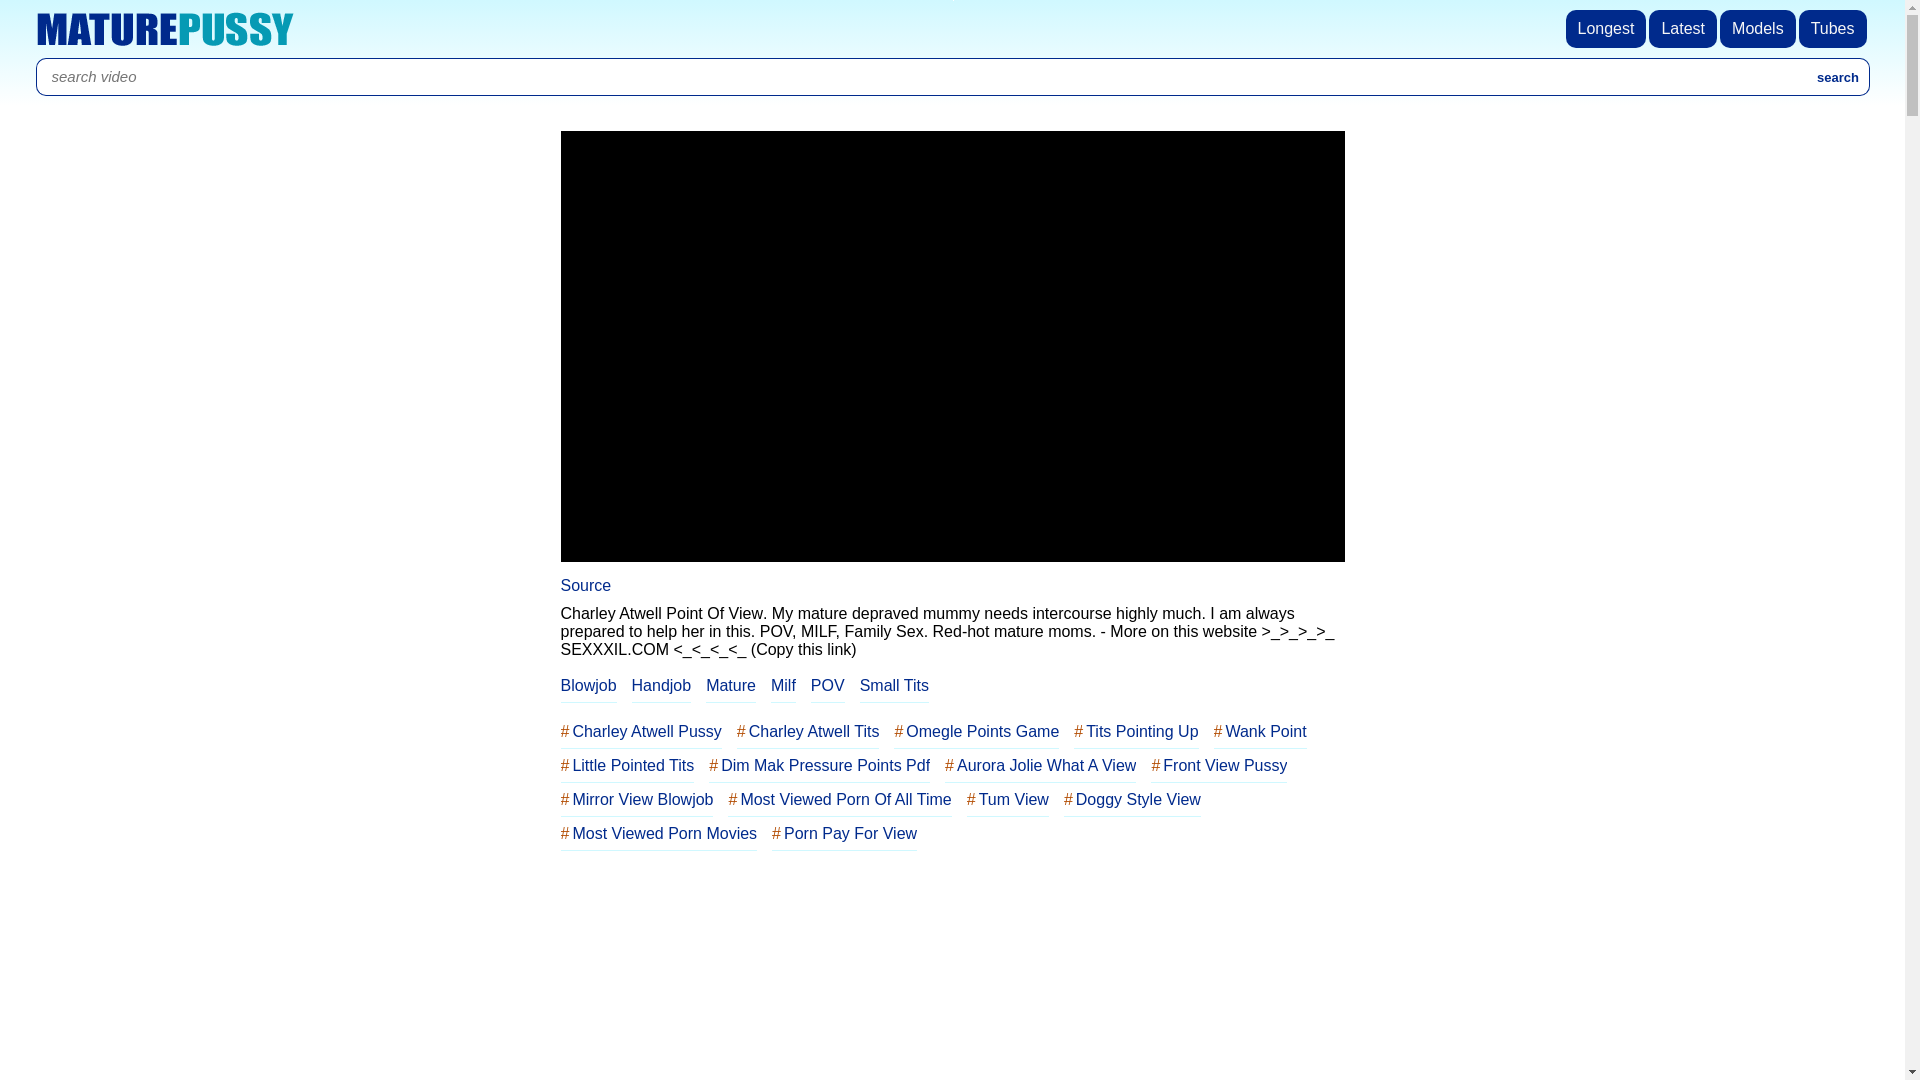 The height and width of the screenshot is (1080, 1920). Describe the element at coordinates (1213, 732) in the screenshot. I see `'Wank Point'` at that location.